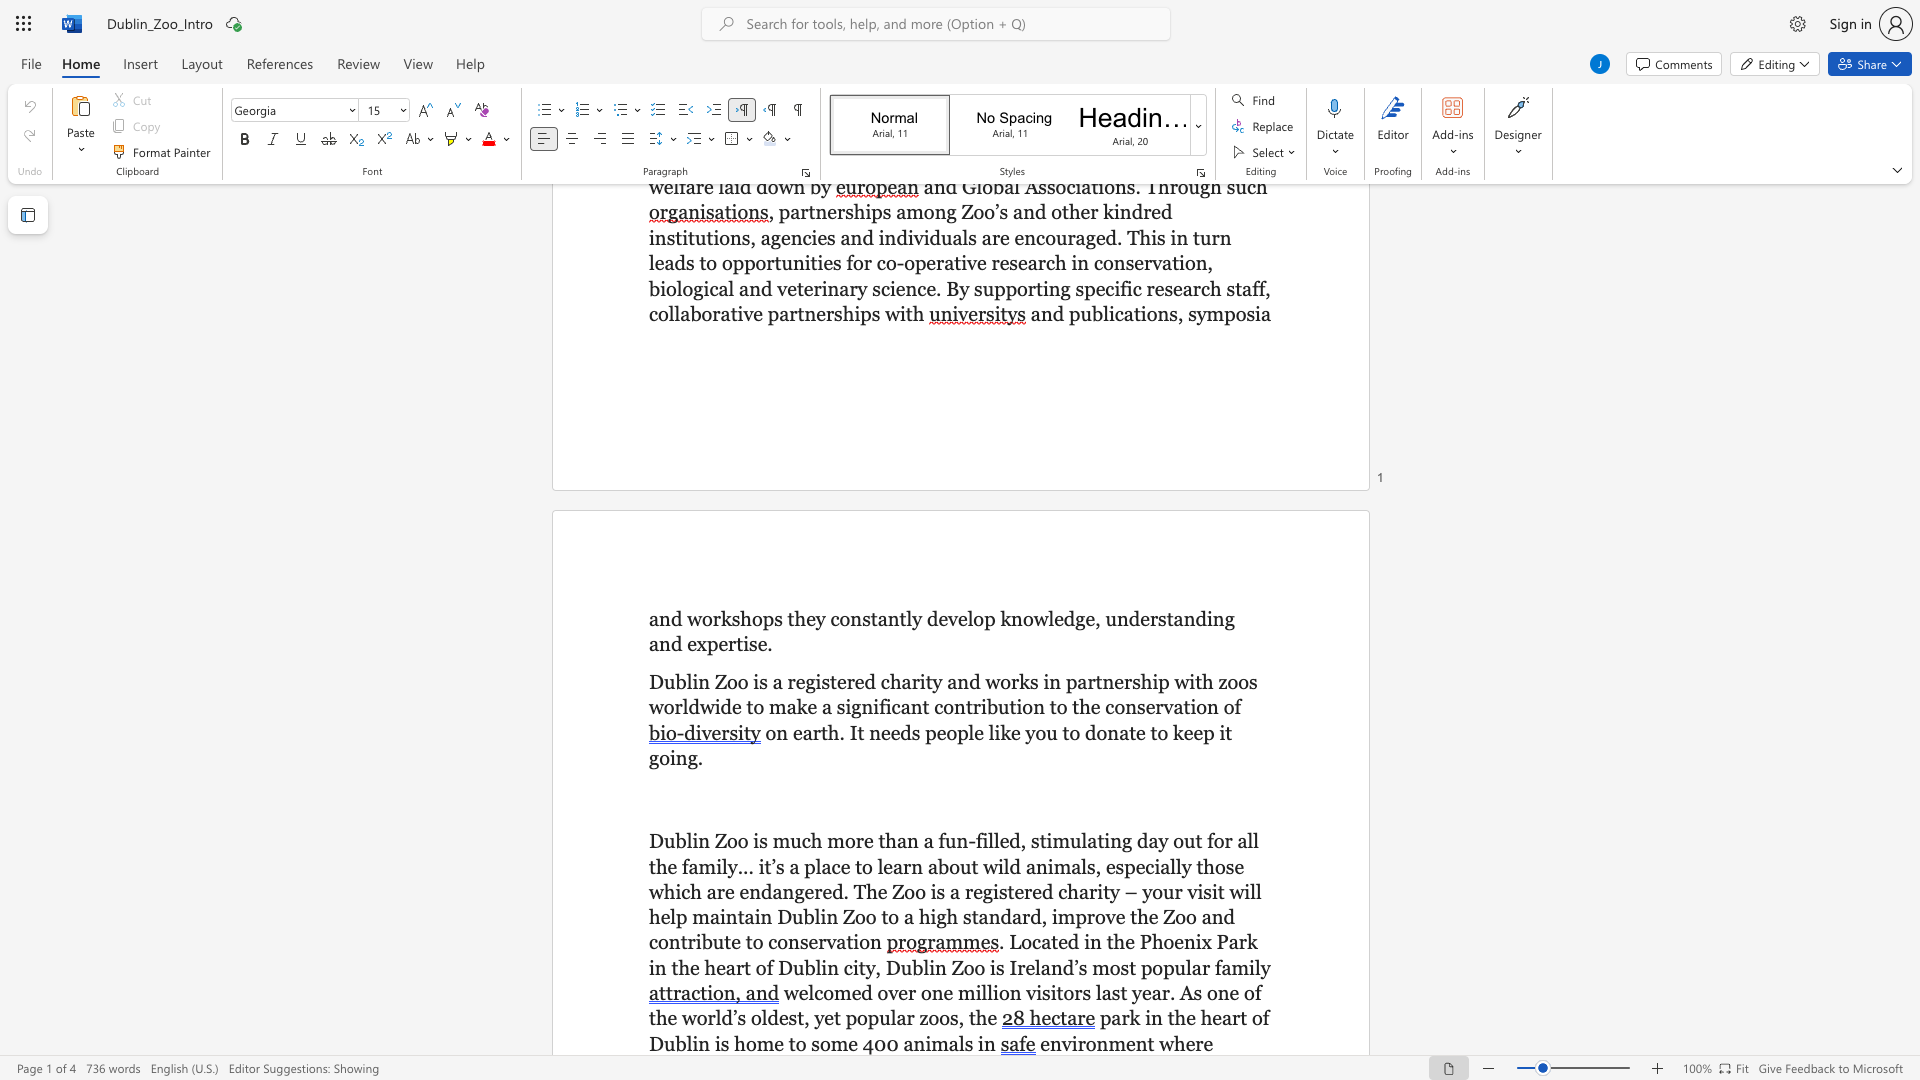 This screenshot has height=1080, width=1920. Describe the element at coordinates (874, 1042) in the screenshot. I see `the subset text "00 animal" within the text "park in the heart of Dublin is home to some 400 animals in"` at that location.